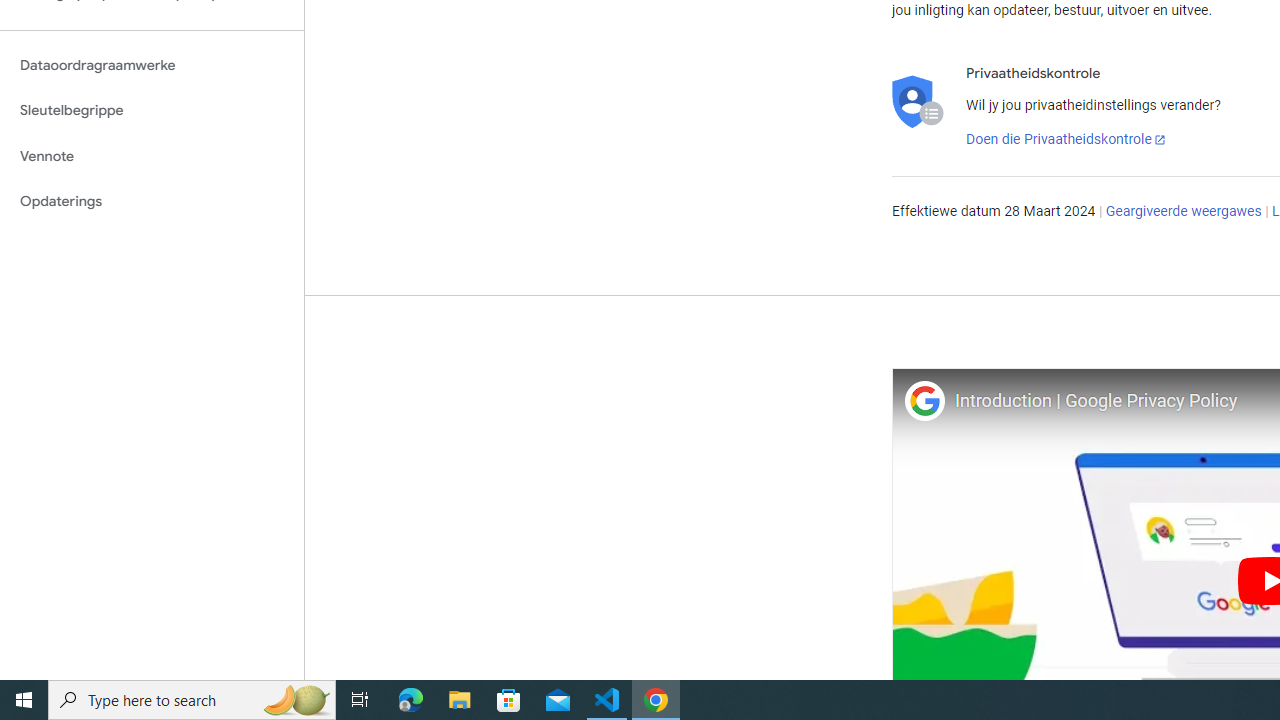 The image size is (1280, 720). What do you see at coordinates (151, 155) in the screenshot?
I see `'Vennote'` at bounding box center [151, 155].